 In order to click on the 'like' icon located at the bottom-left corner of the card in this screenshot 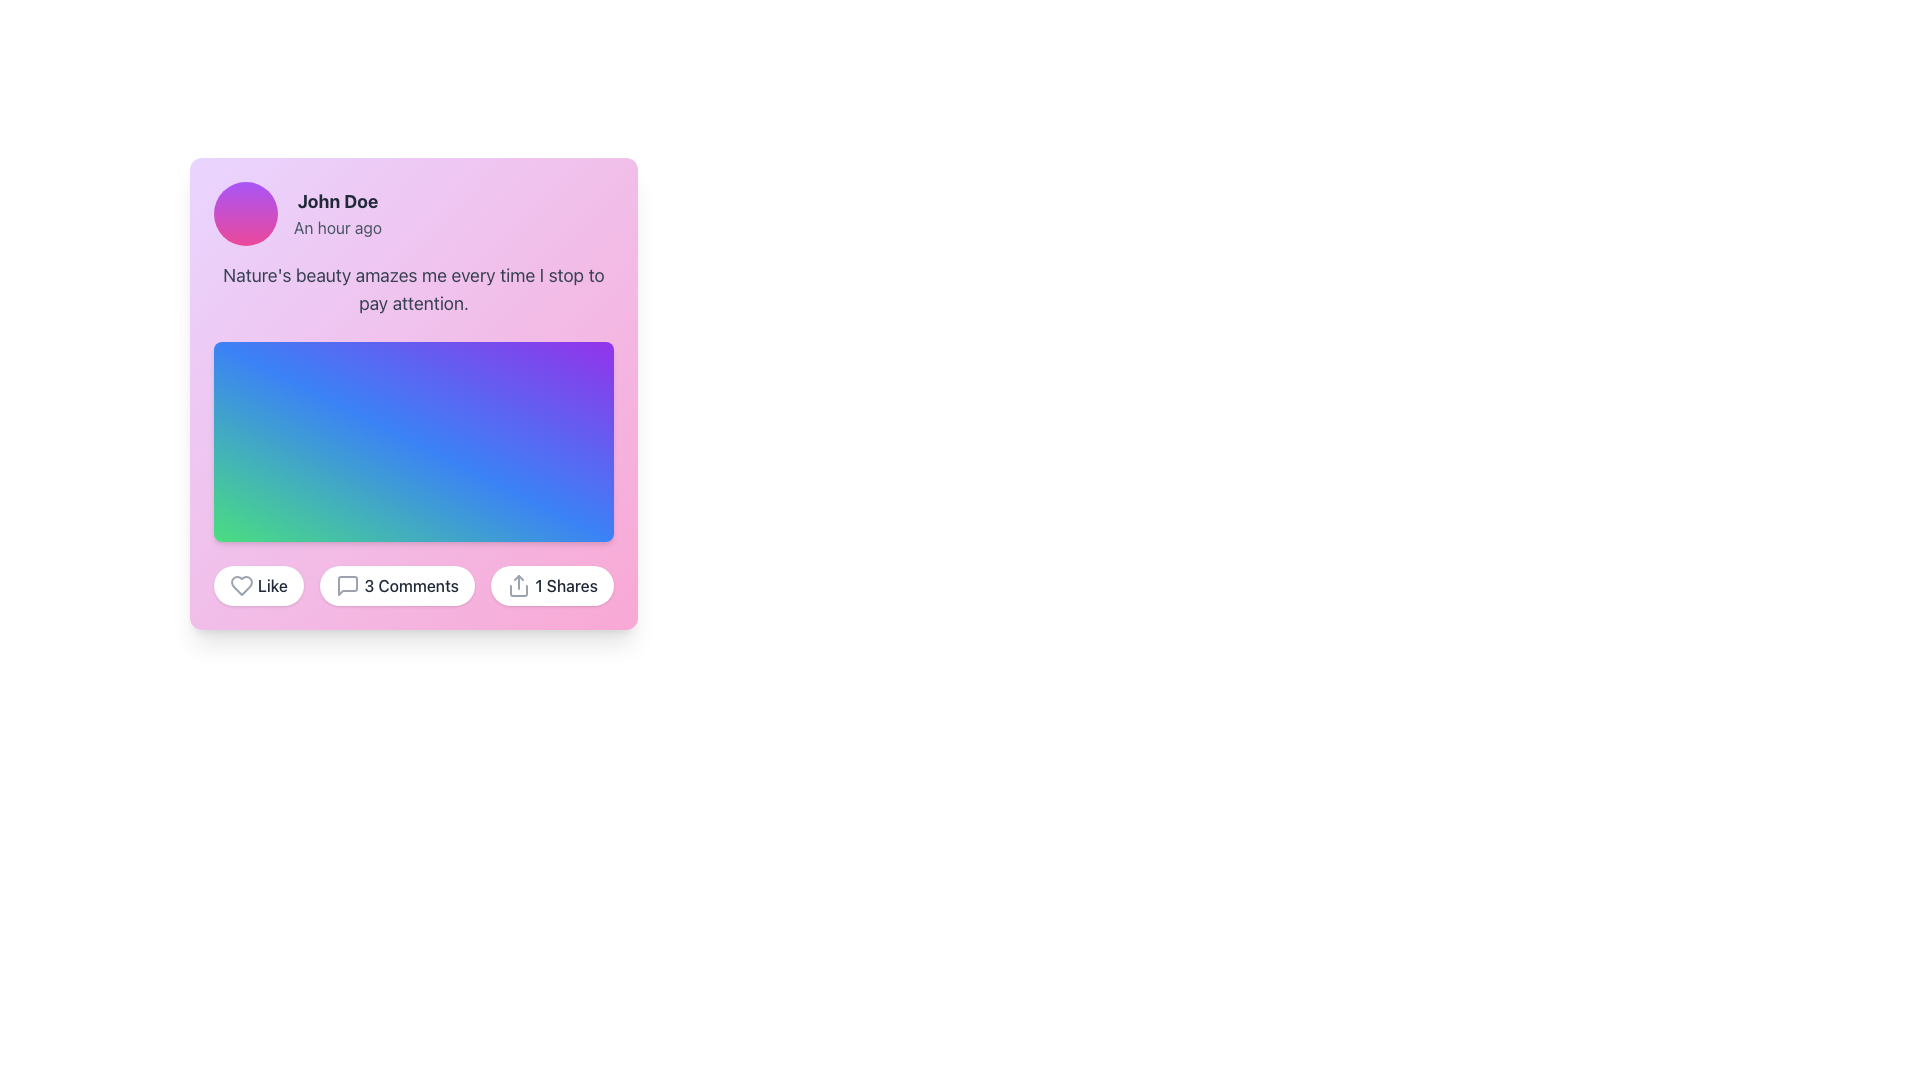, I will do `click(240, 585)`.